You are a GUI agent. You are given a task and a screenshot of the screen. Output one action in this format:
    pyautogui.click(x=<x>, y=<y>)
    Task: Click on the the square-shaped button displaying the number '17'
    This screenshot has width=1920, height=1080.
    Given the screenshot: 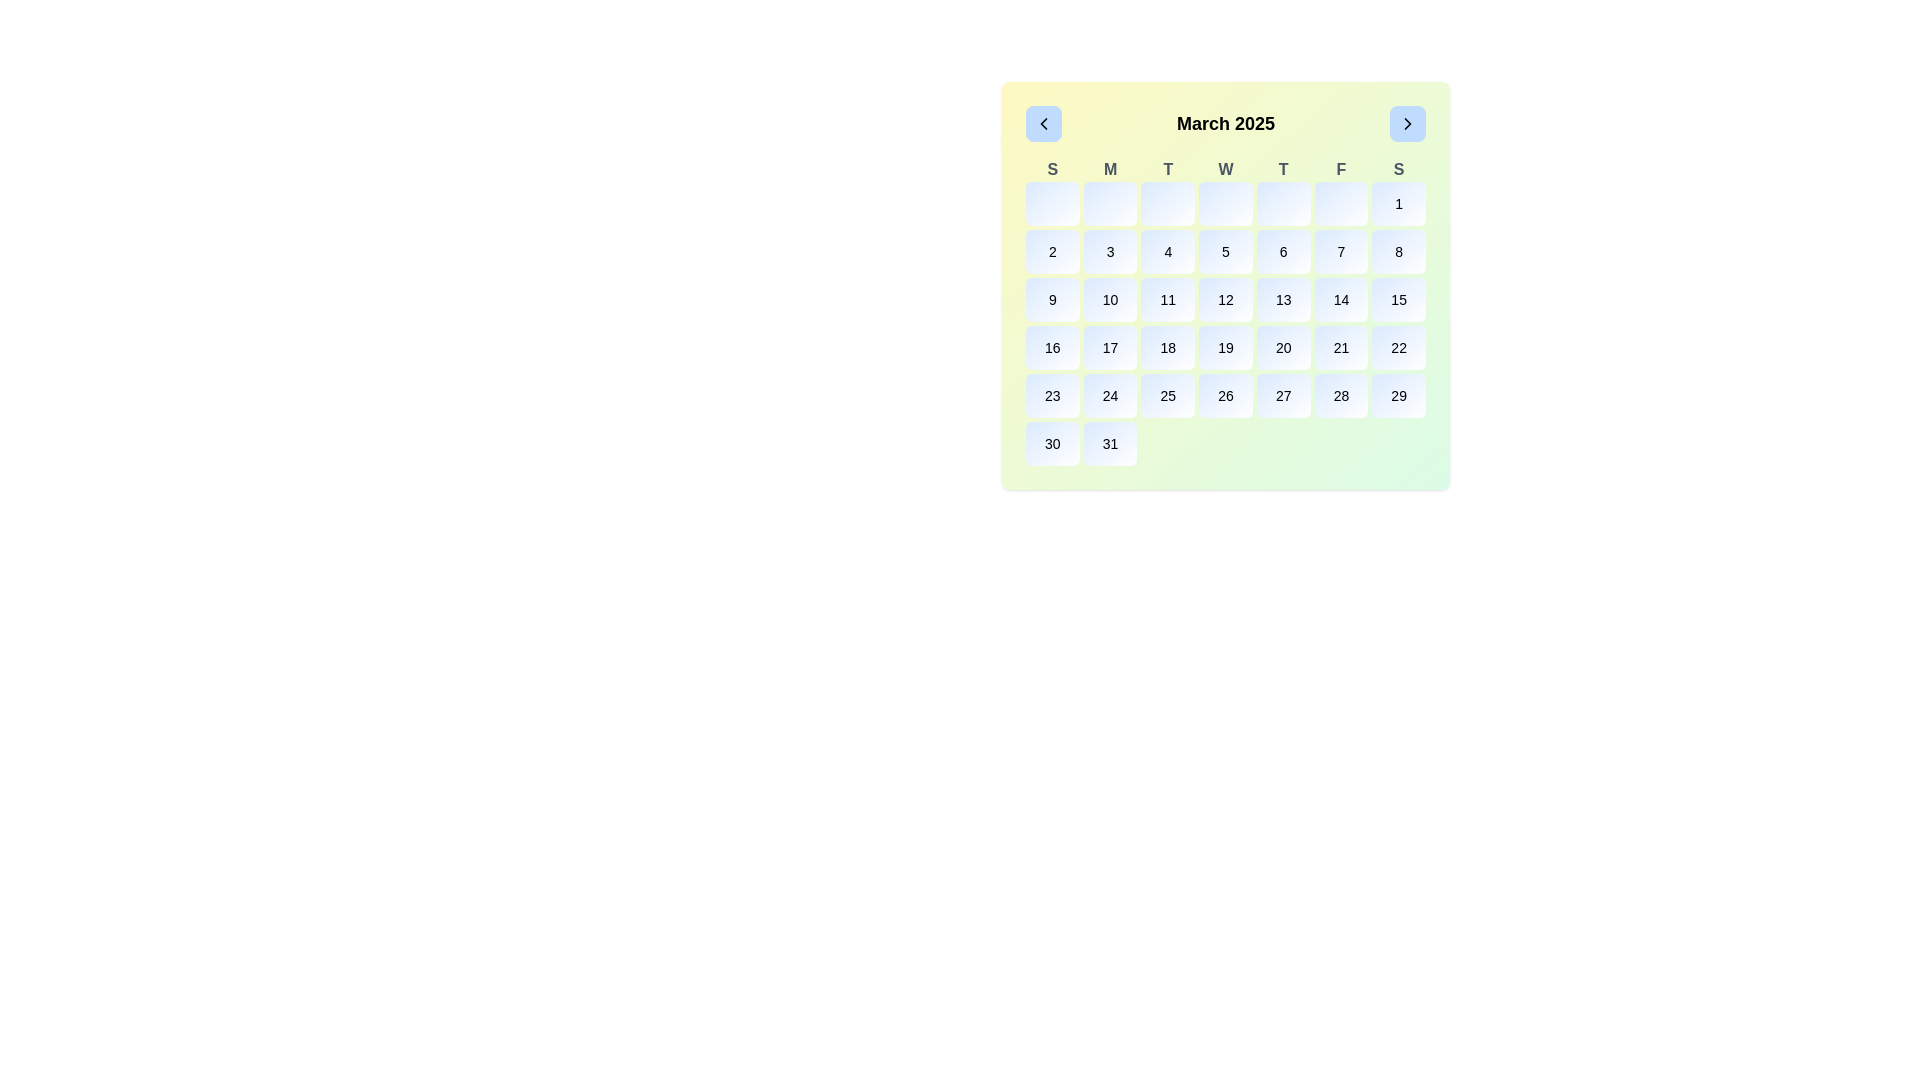 What is the action you would take?
    pyautogui.click(x=1109, y=346)
    